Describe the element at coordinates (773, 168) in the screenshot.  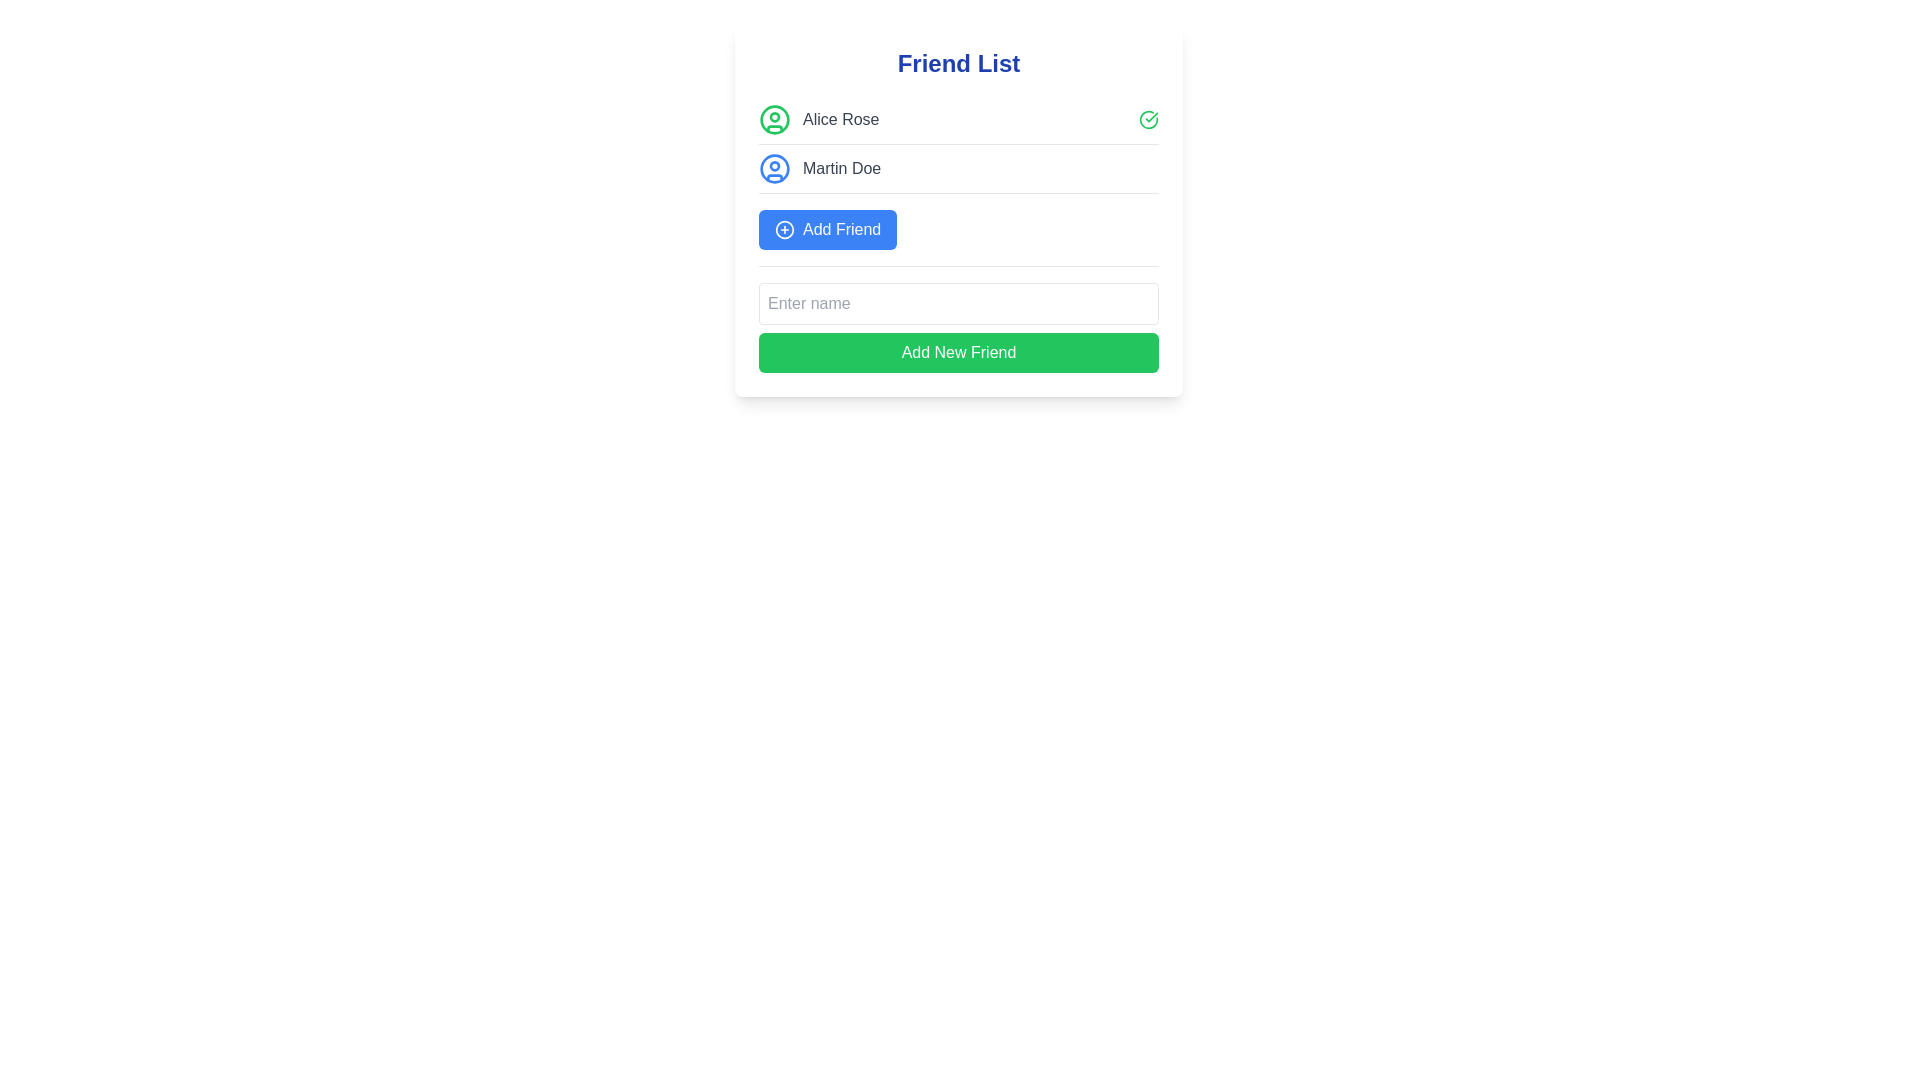
I see `the circular blue outlined user profile icon located to the left of the text 'Martin Doe' in the interface` at that location.